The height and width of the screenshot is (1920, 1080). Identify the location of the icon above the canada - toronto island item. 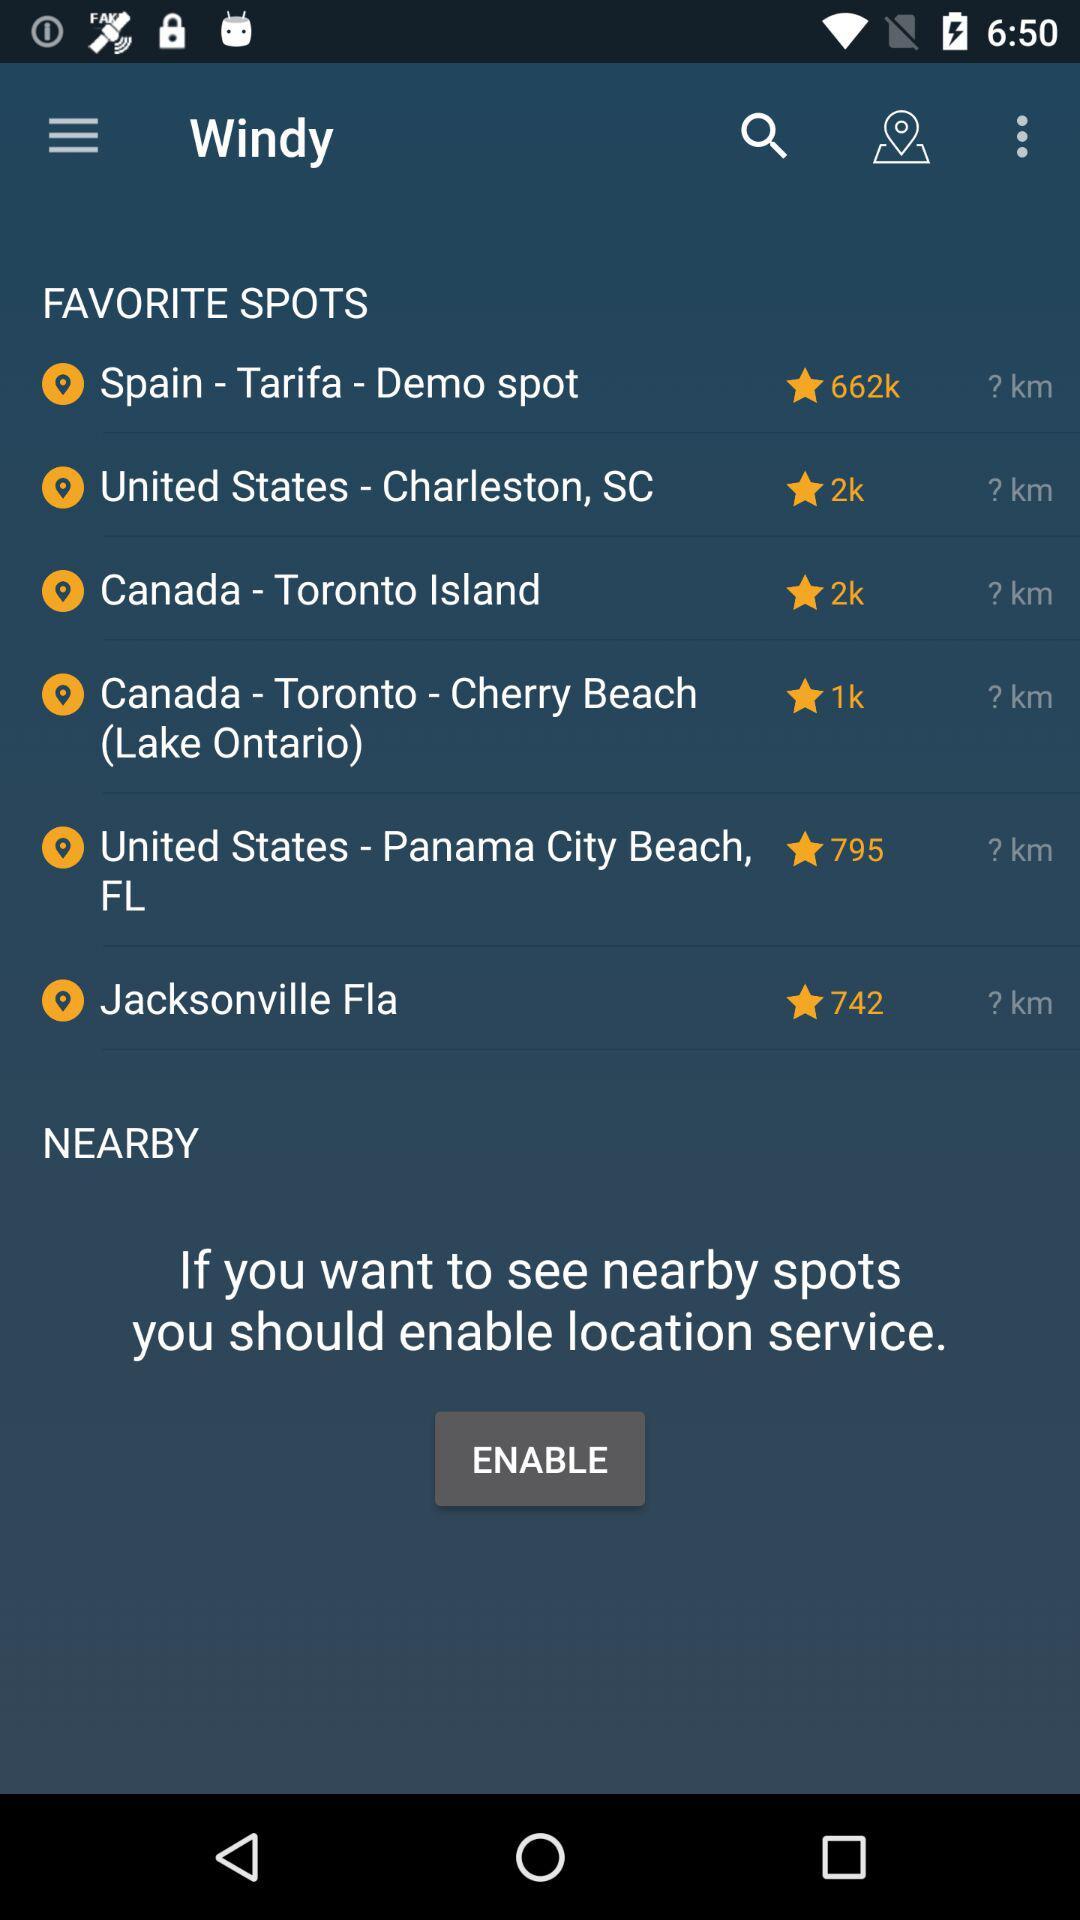
(590, 536).